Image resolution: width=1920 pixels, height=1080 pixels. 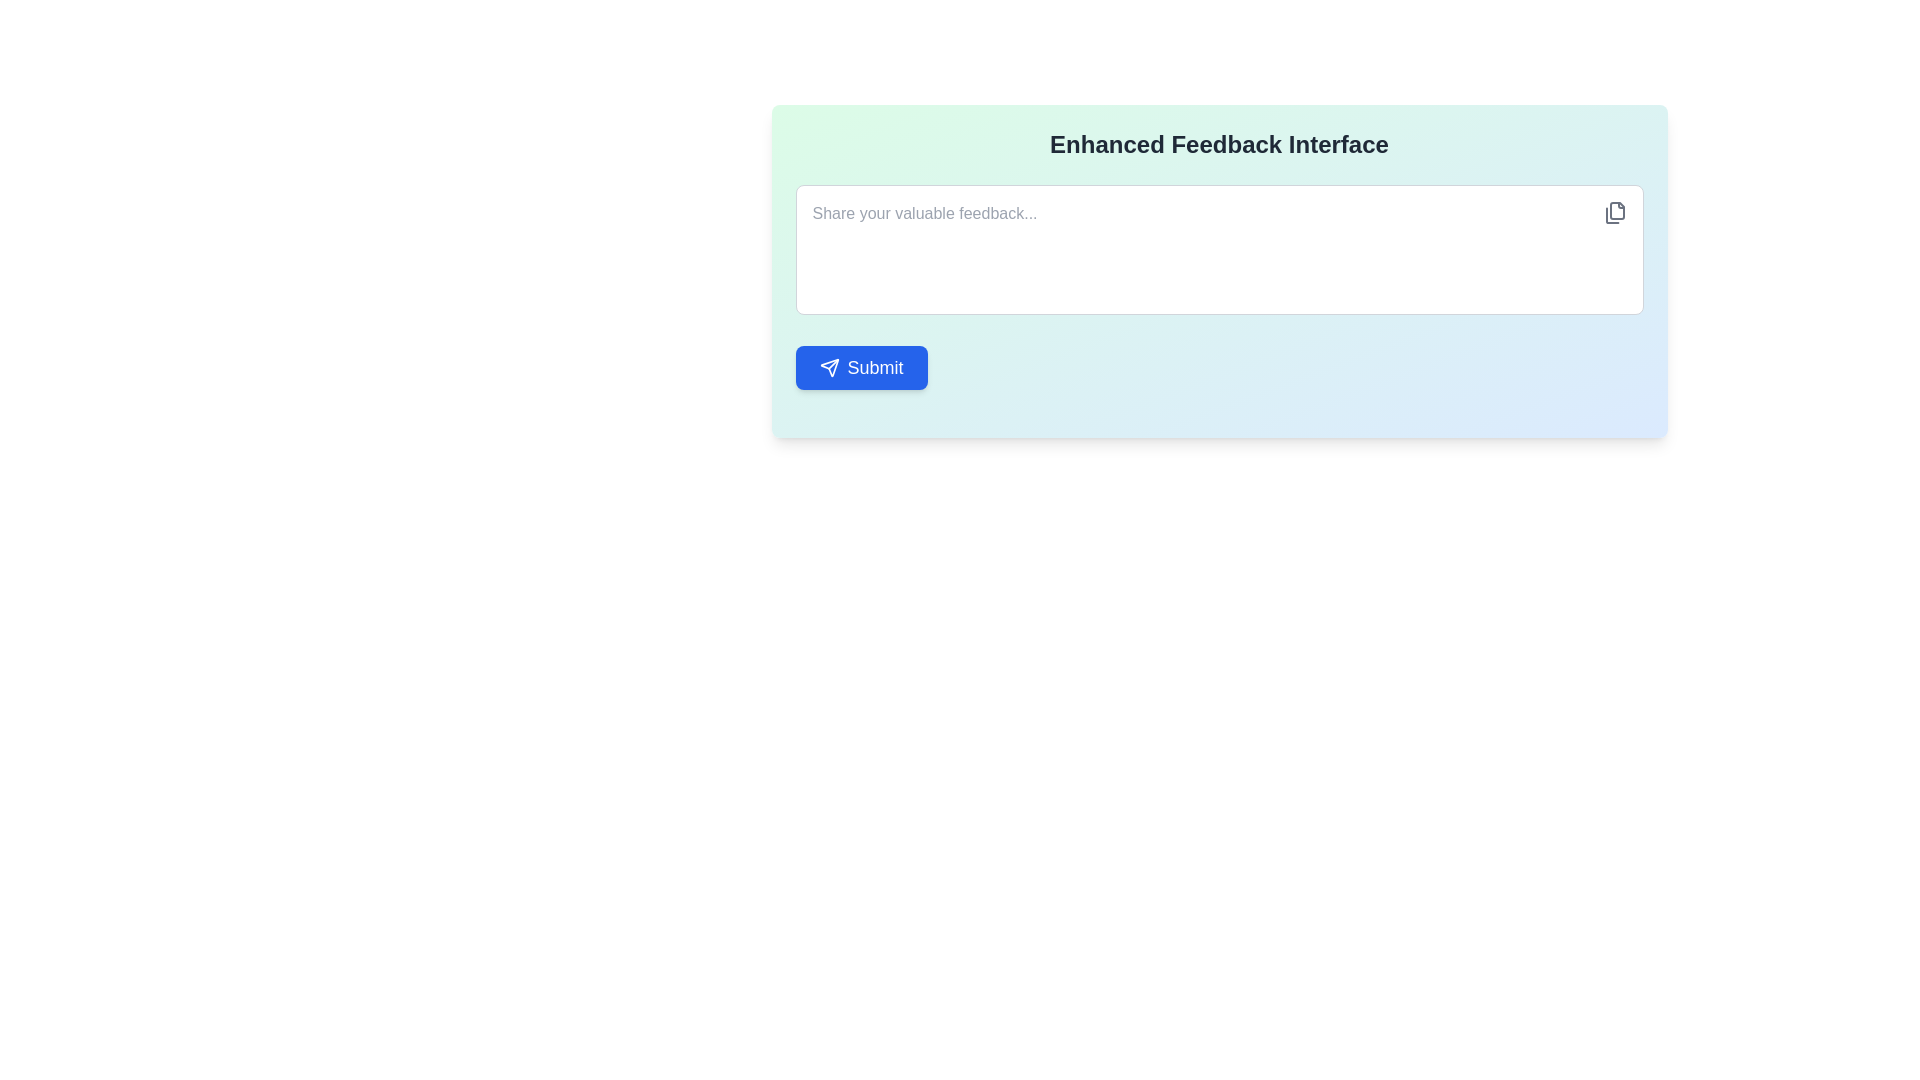 What do you see at coordinates (1615, 212) in the screenshot?
I see `the icon button located at the top-right corner of the feedback text box` at bounding box center [1615, 212].